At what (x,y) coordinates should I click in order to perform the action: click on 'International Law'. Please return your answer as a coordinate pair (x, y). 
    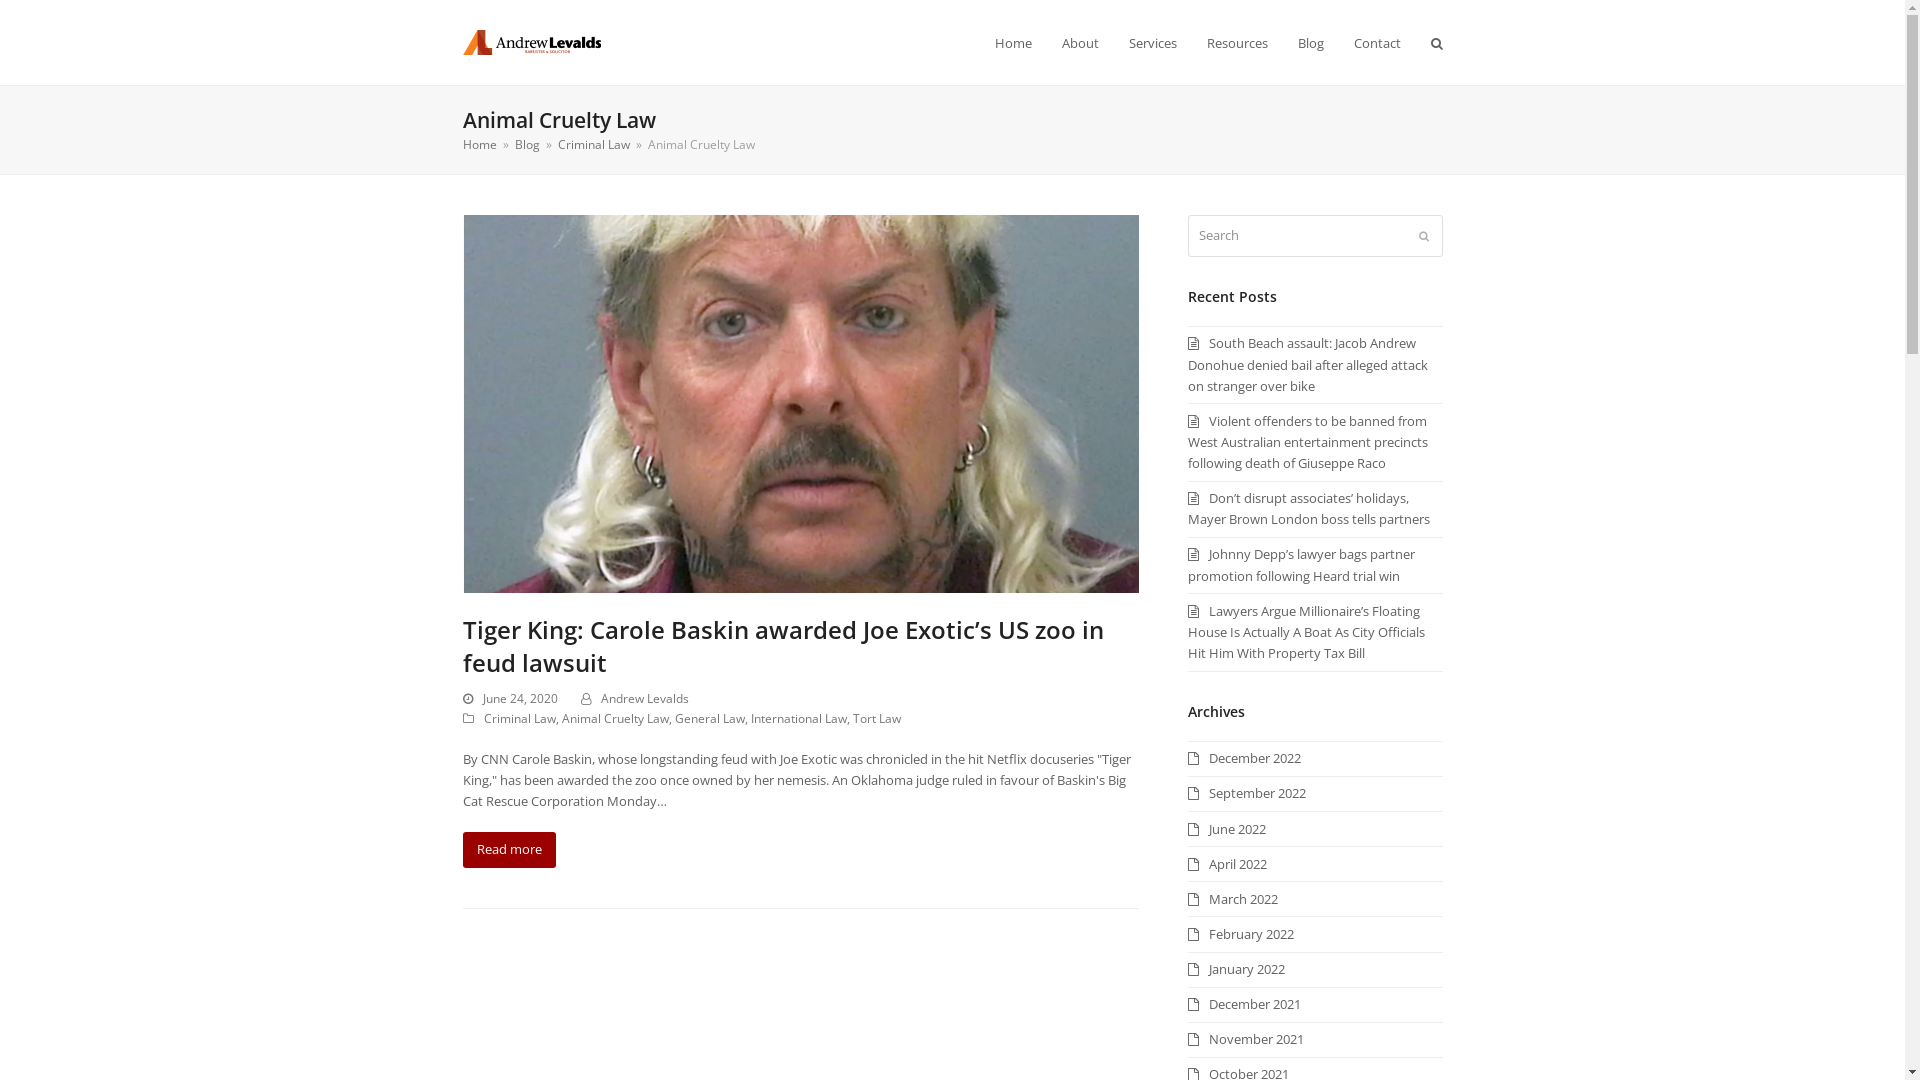
    Looking at the image, I should click on (748, 717).